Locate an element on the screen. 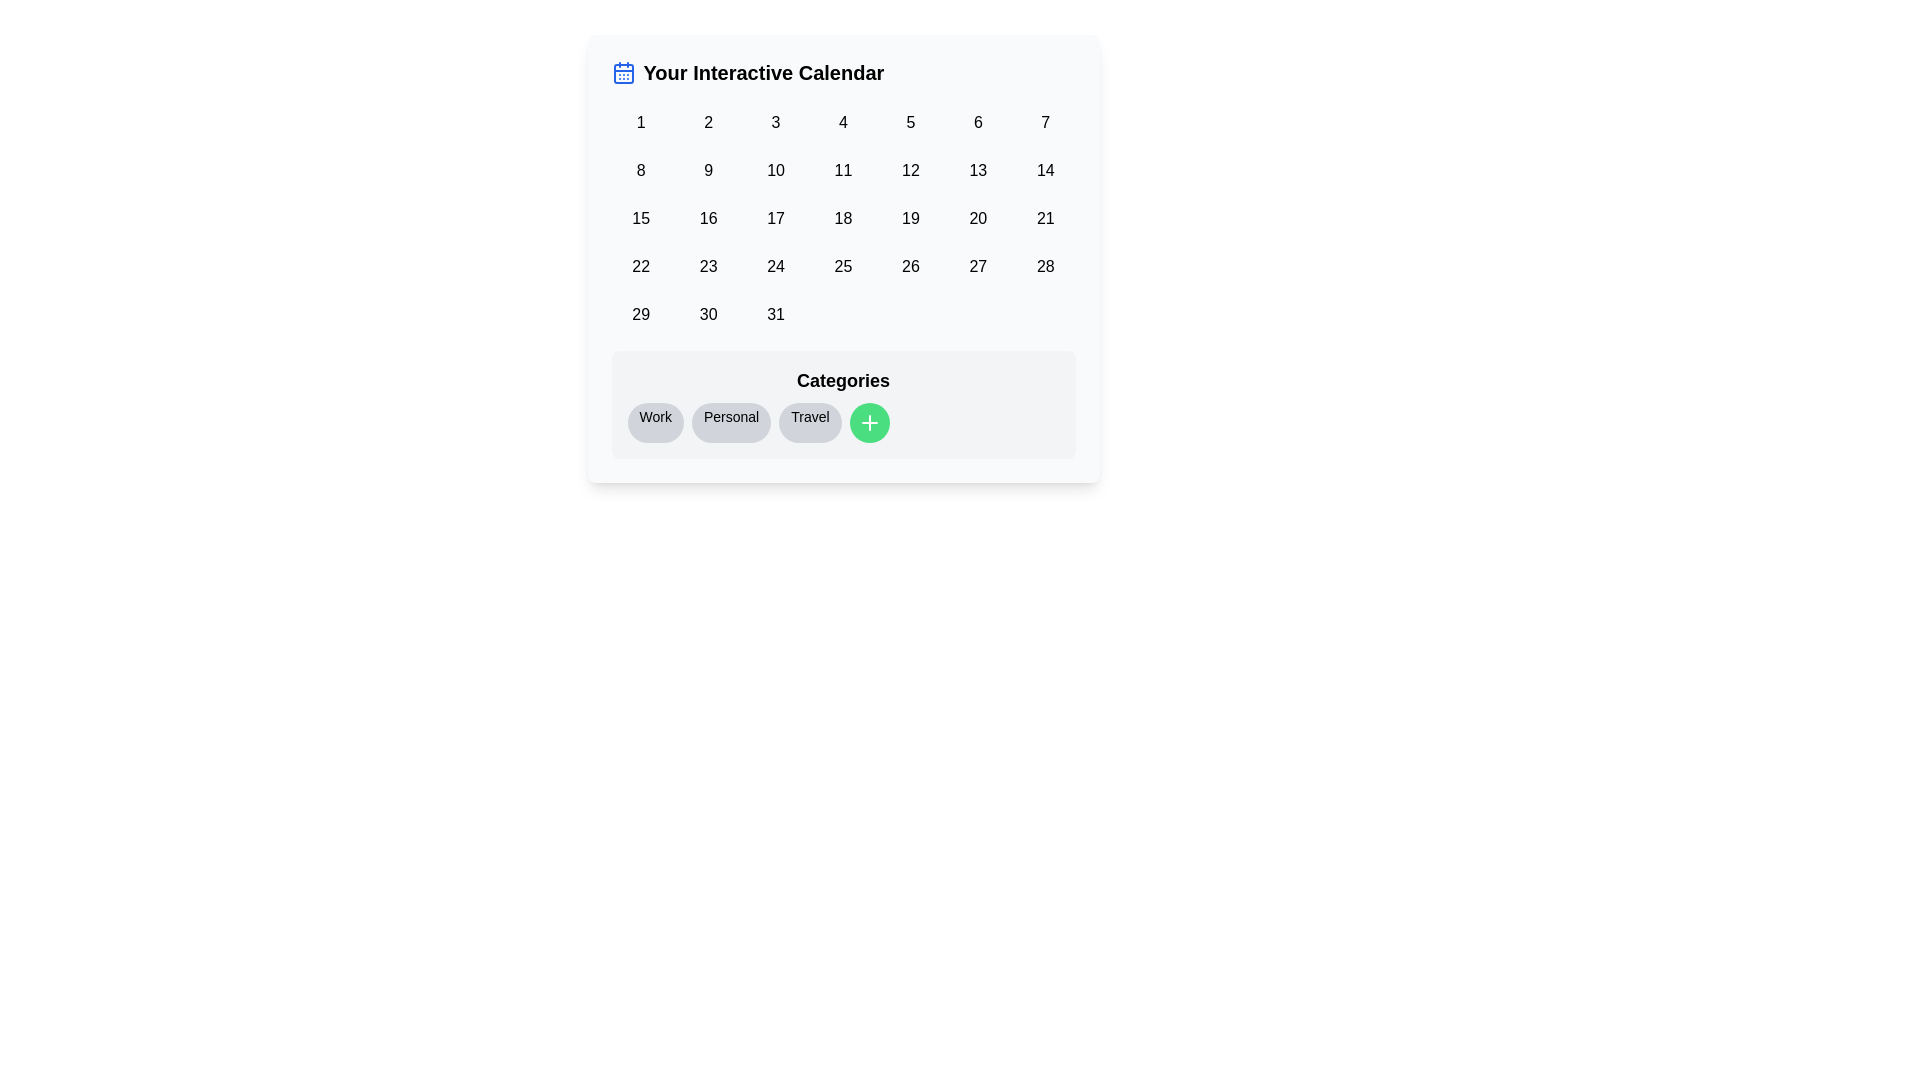 Image resolution: width=1920 pixels, height=1080 pixels. the rectangular button labeled '19' in the calendar grid is located at coordinates (909, 219).